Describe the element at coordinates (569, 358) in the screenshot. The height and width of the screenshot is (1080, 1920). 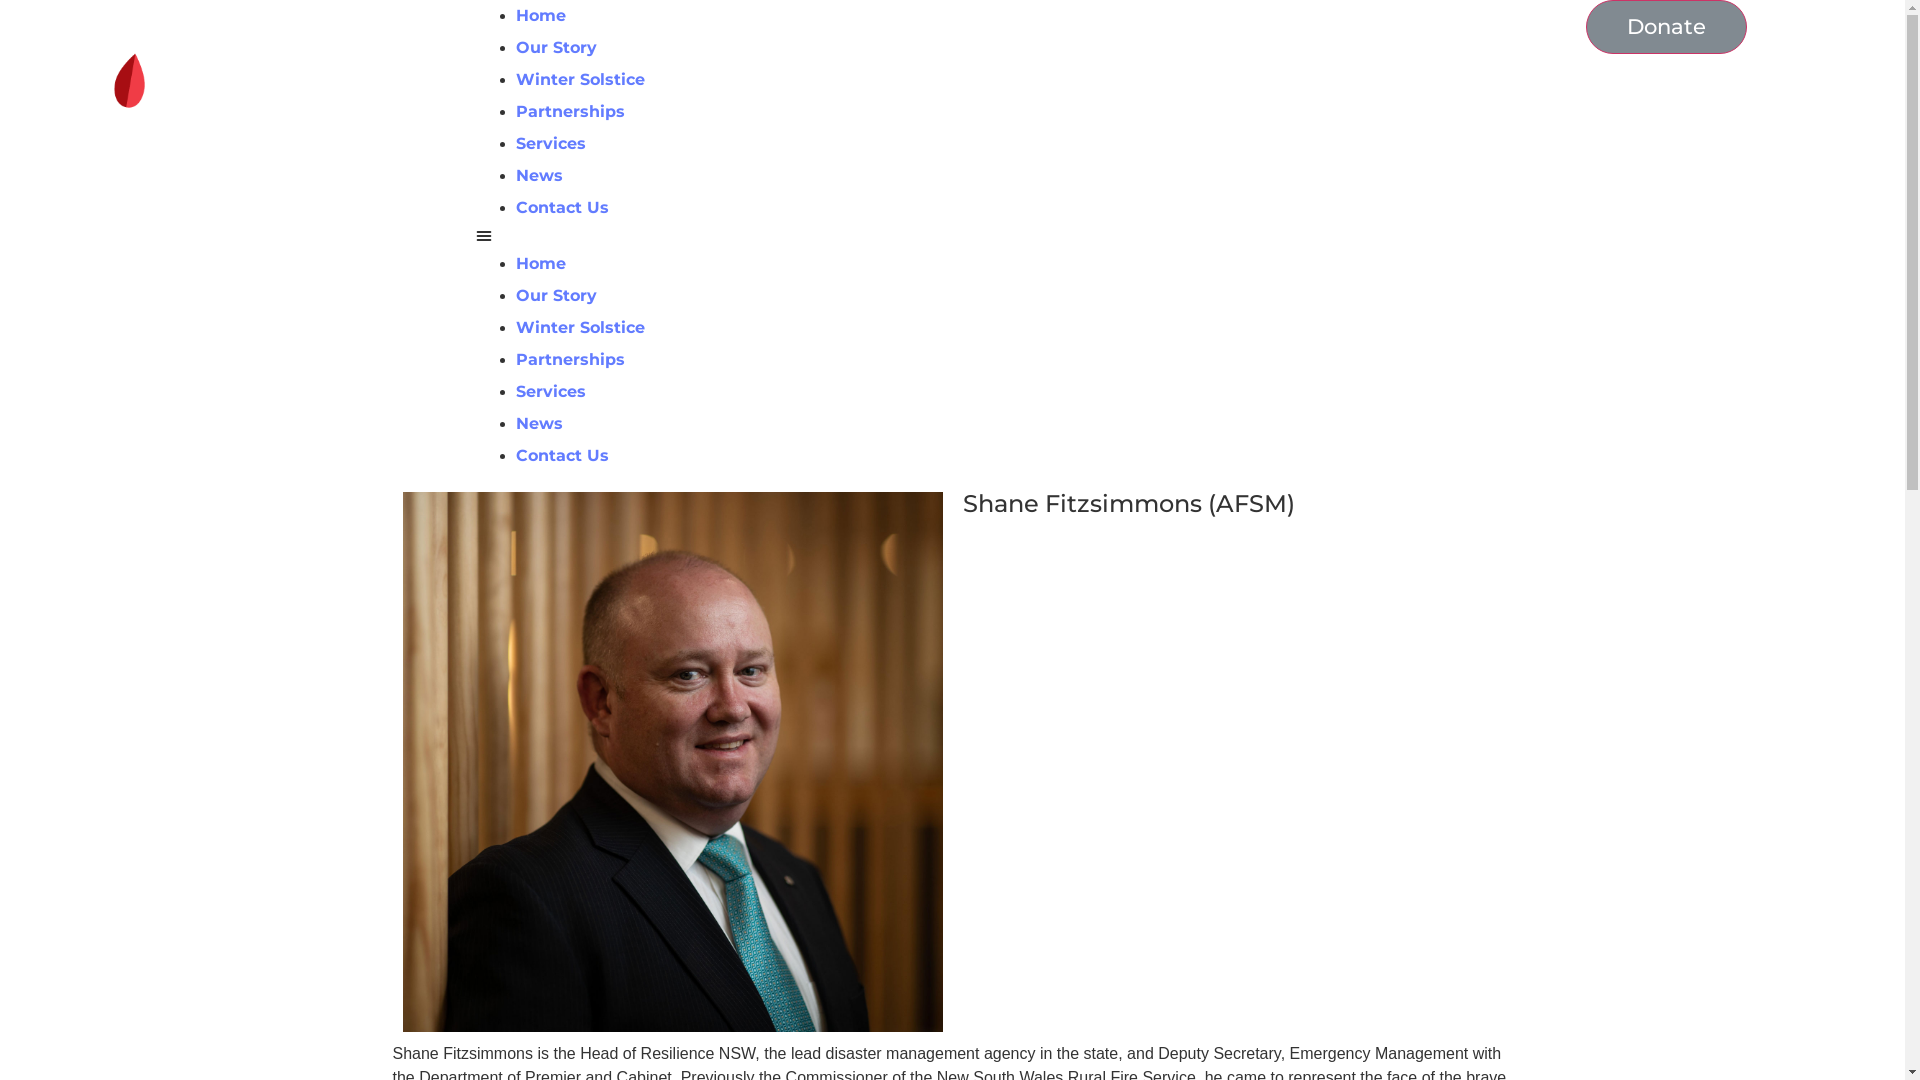
I see `'Partnerships'` at that location.